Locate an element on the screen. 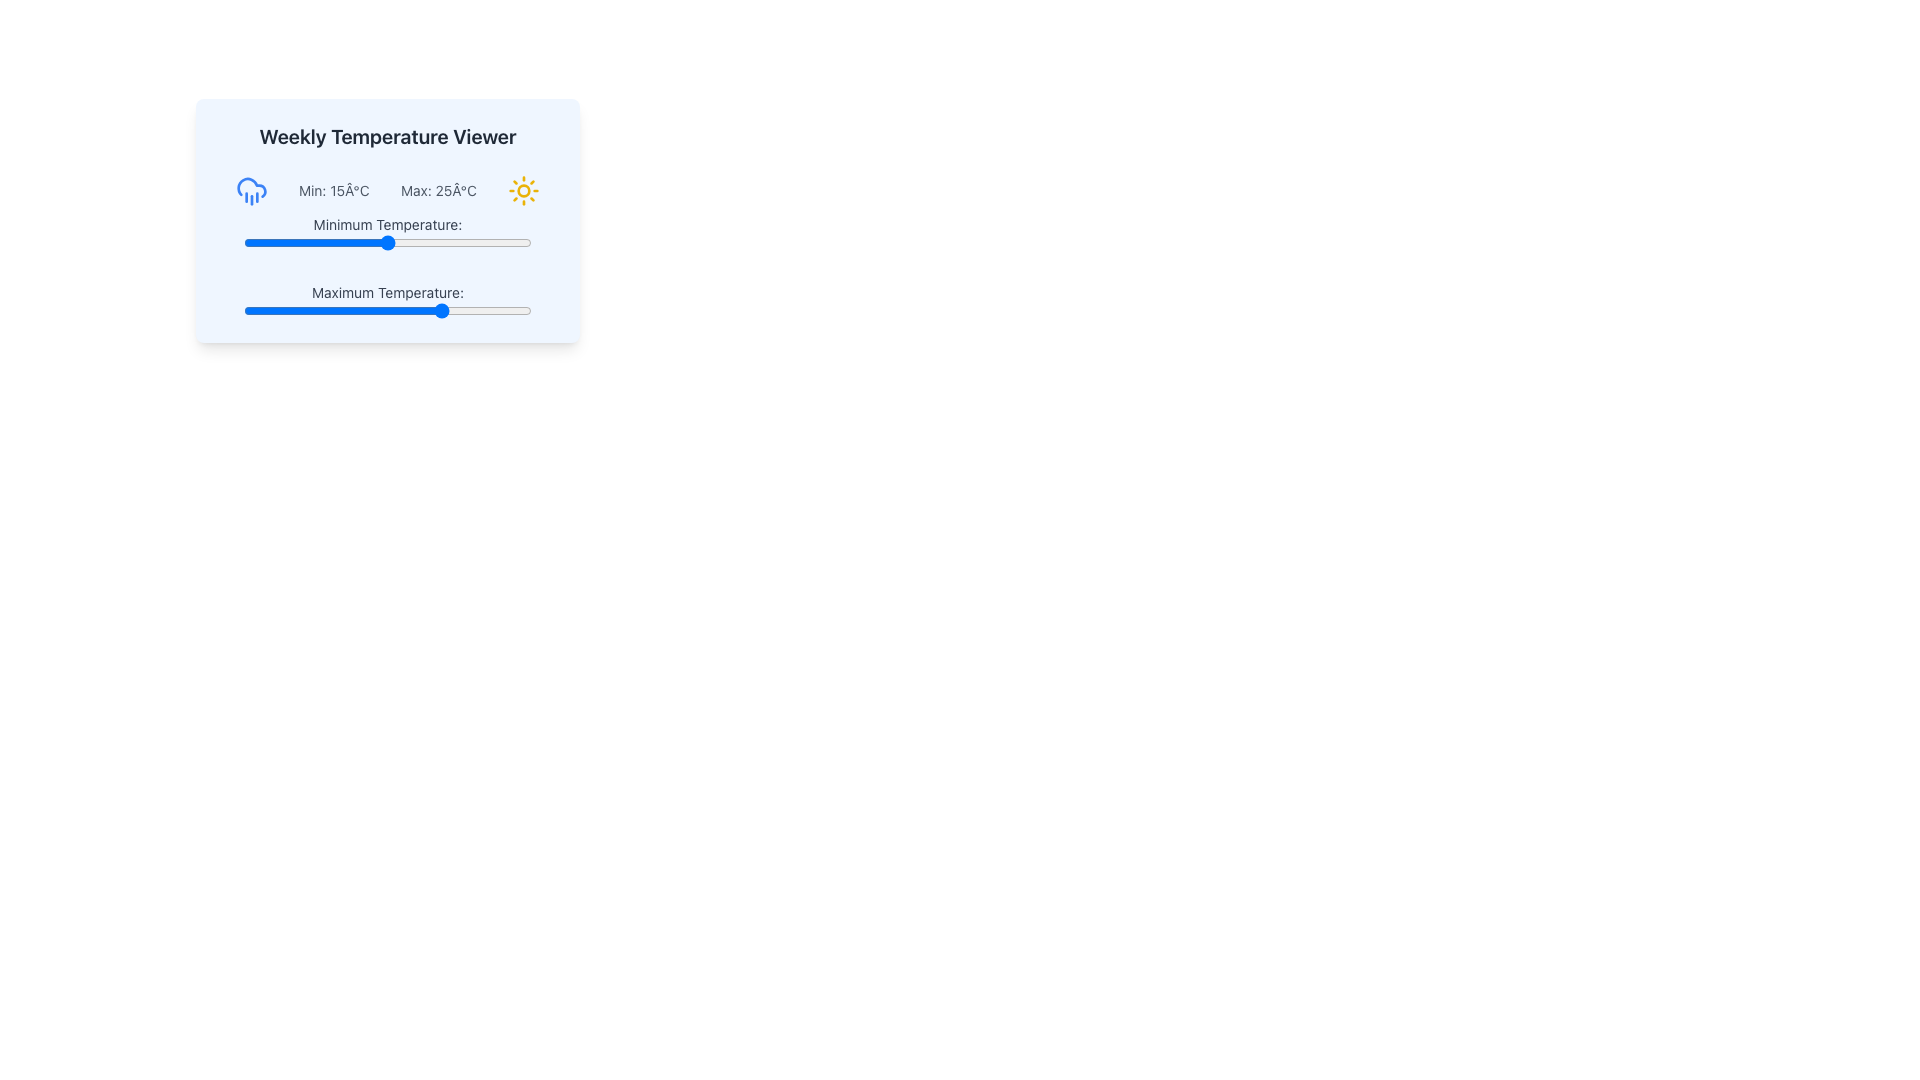 The height and width of the screenshot is (1080, 1920). the minimum temperature is located at coordinates (330, 242).